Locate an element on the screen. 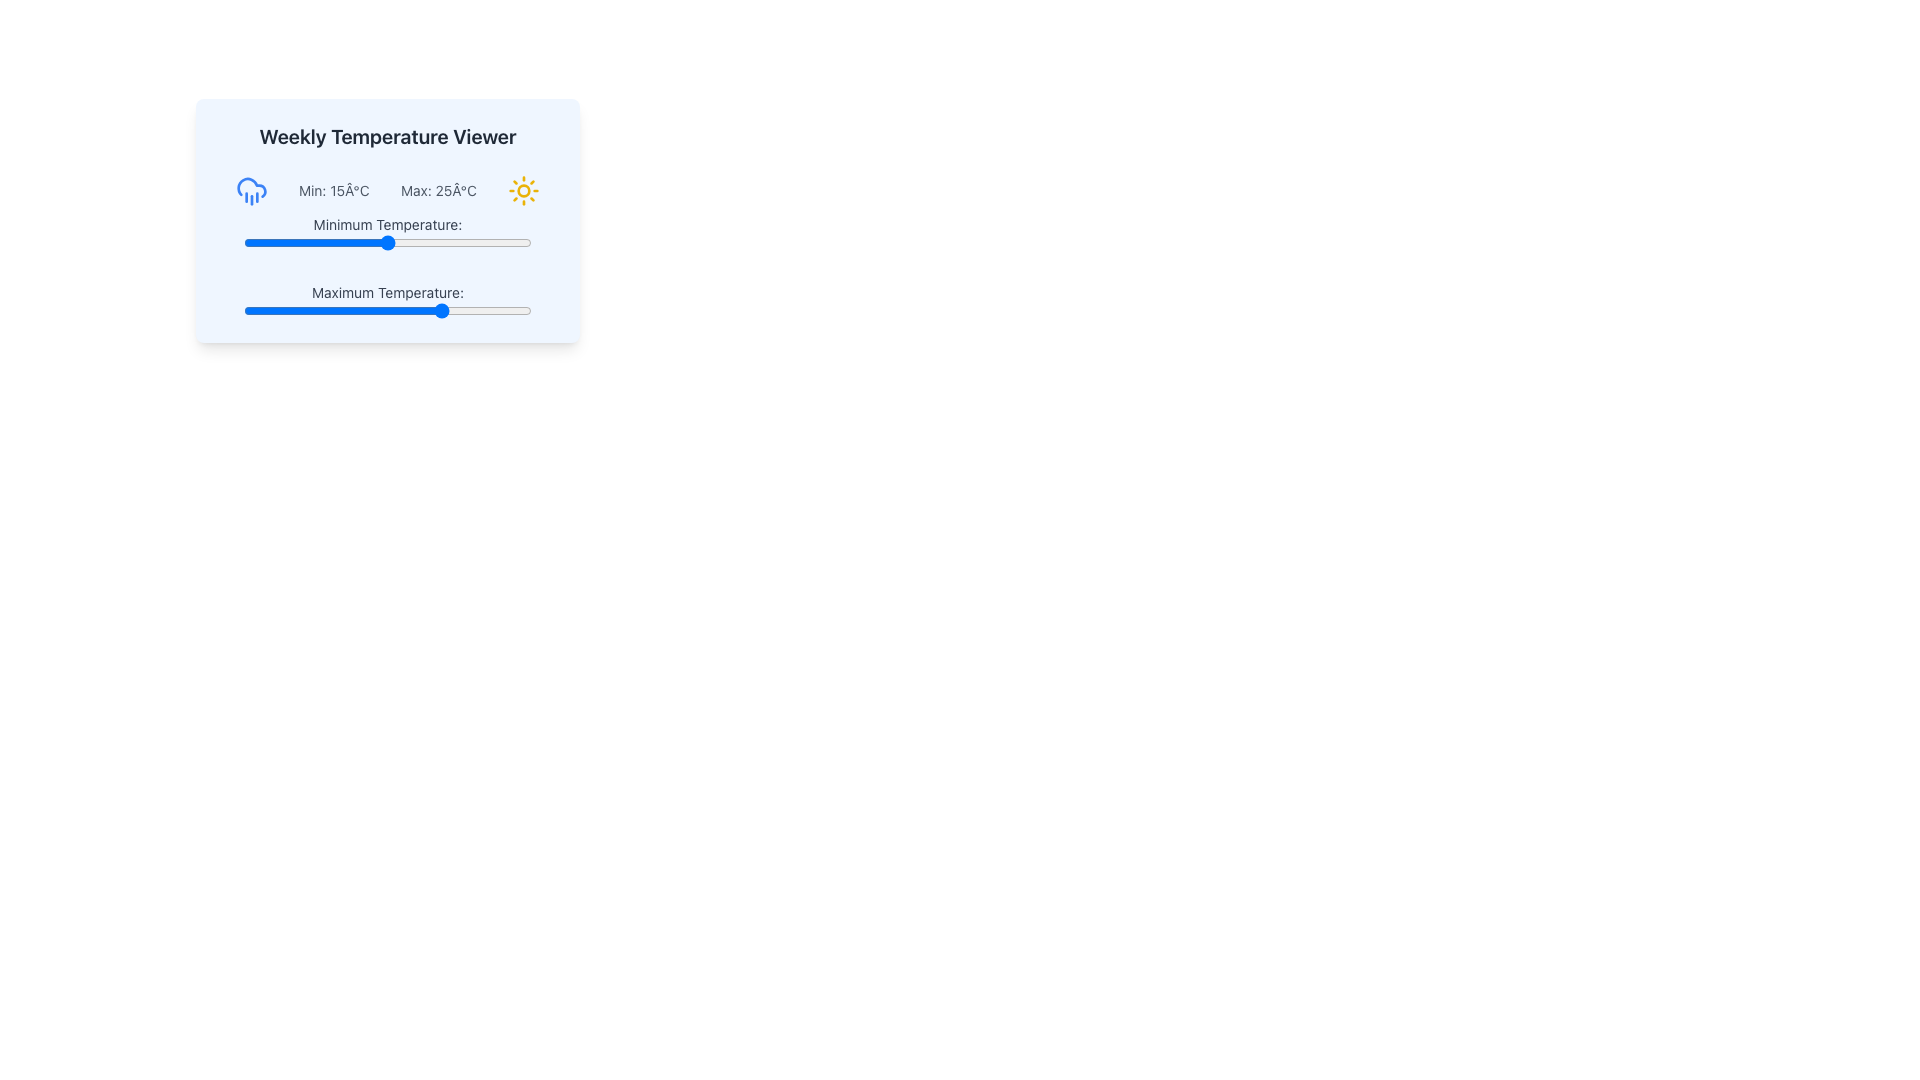 The height and width of the screenshot is (1080, 1920). the minimum temperature is located at coordinates (330, 242).